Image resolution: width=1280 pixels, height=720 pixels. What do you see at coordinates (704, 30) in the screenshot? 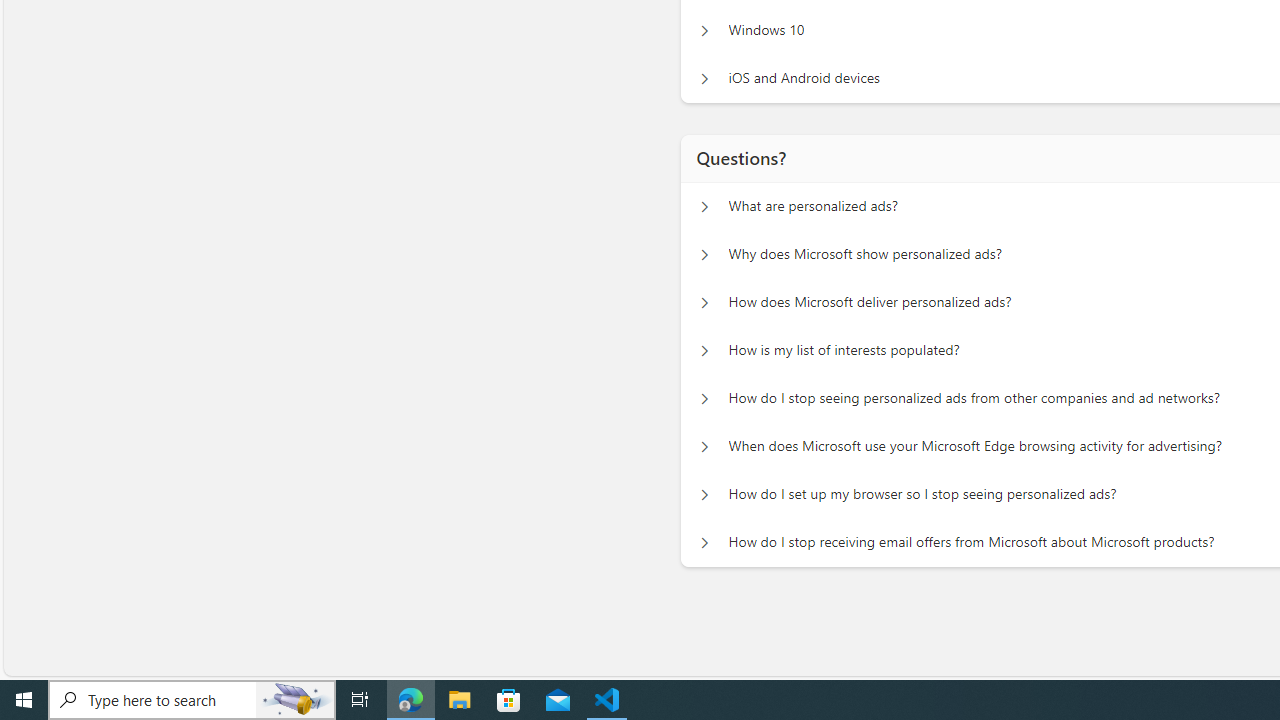
I see `'Manage personalized ads on your device Windows 10'` at bounding box center [704, 30].